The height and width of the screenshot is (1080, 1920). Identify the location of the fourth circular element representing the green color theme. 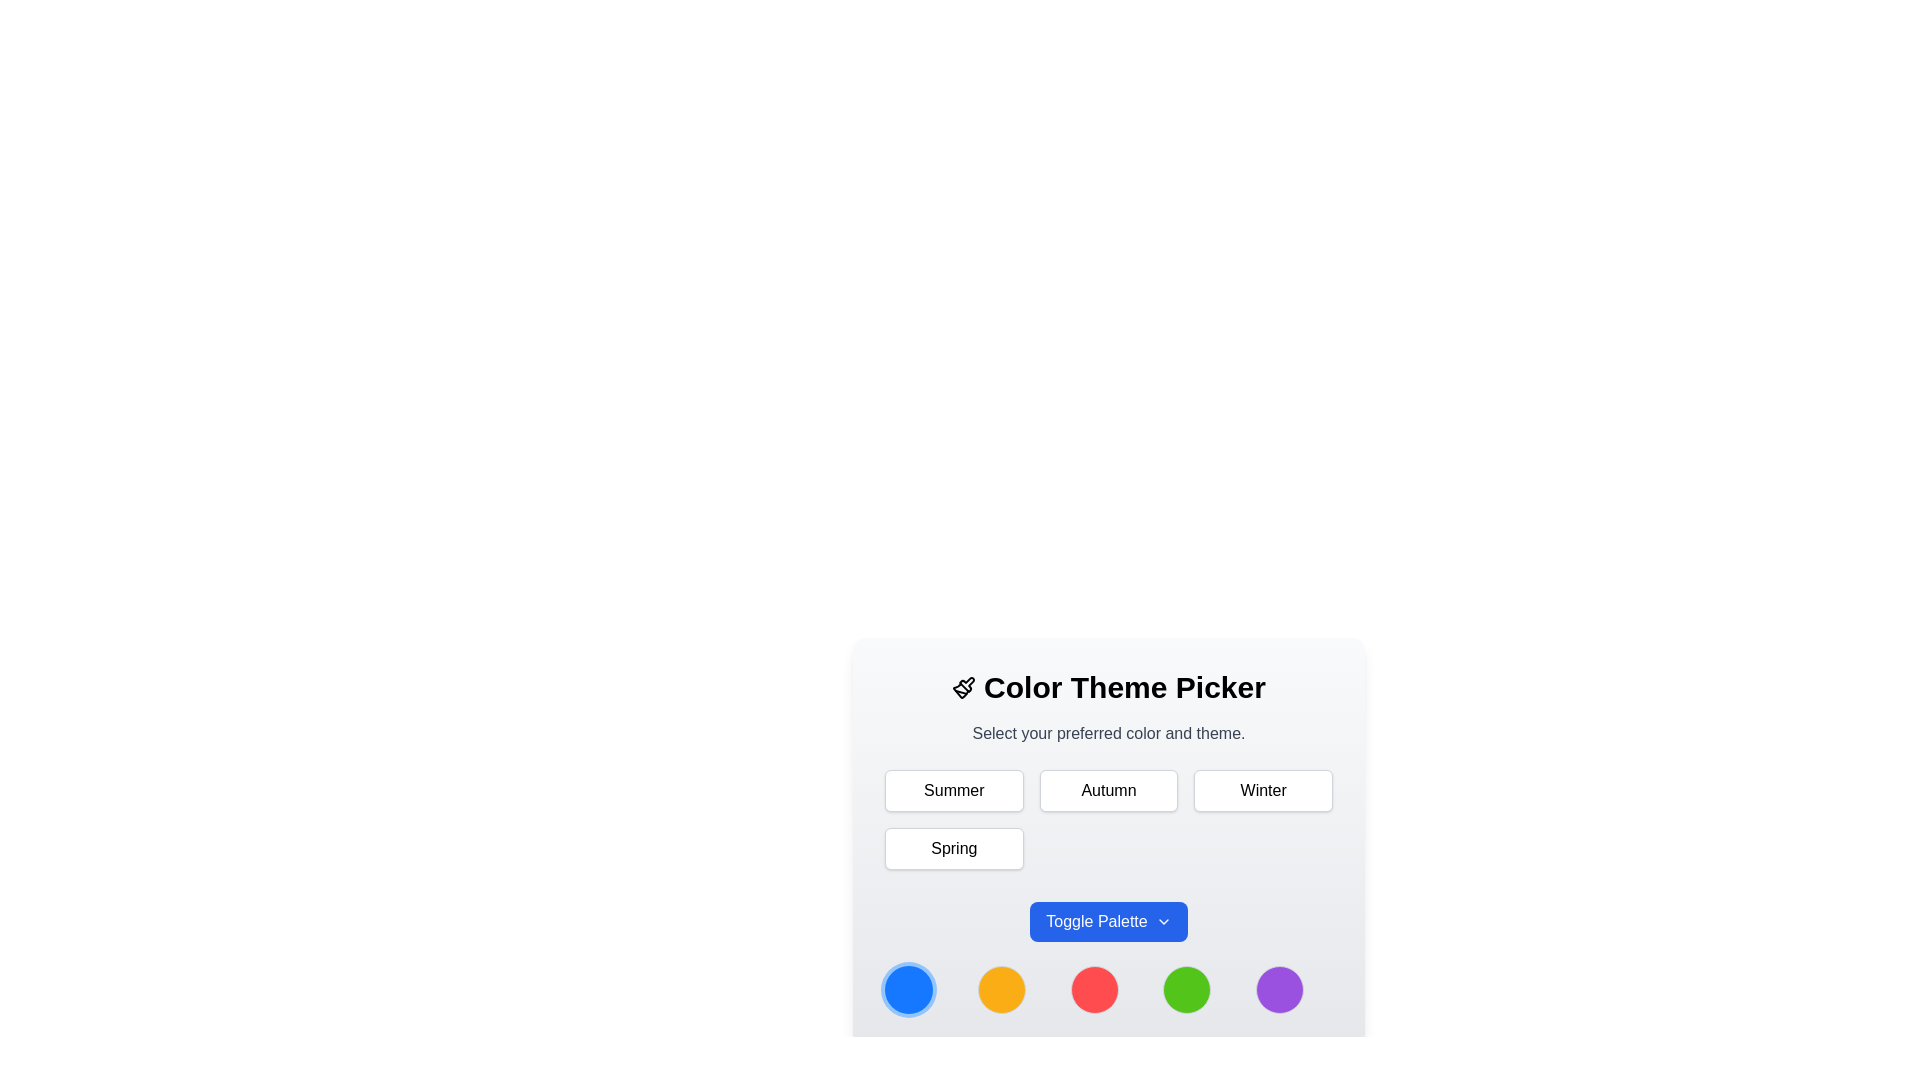
(1187, 990).